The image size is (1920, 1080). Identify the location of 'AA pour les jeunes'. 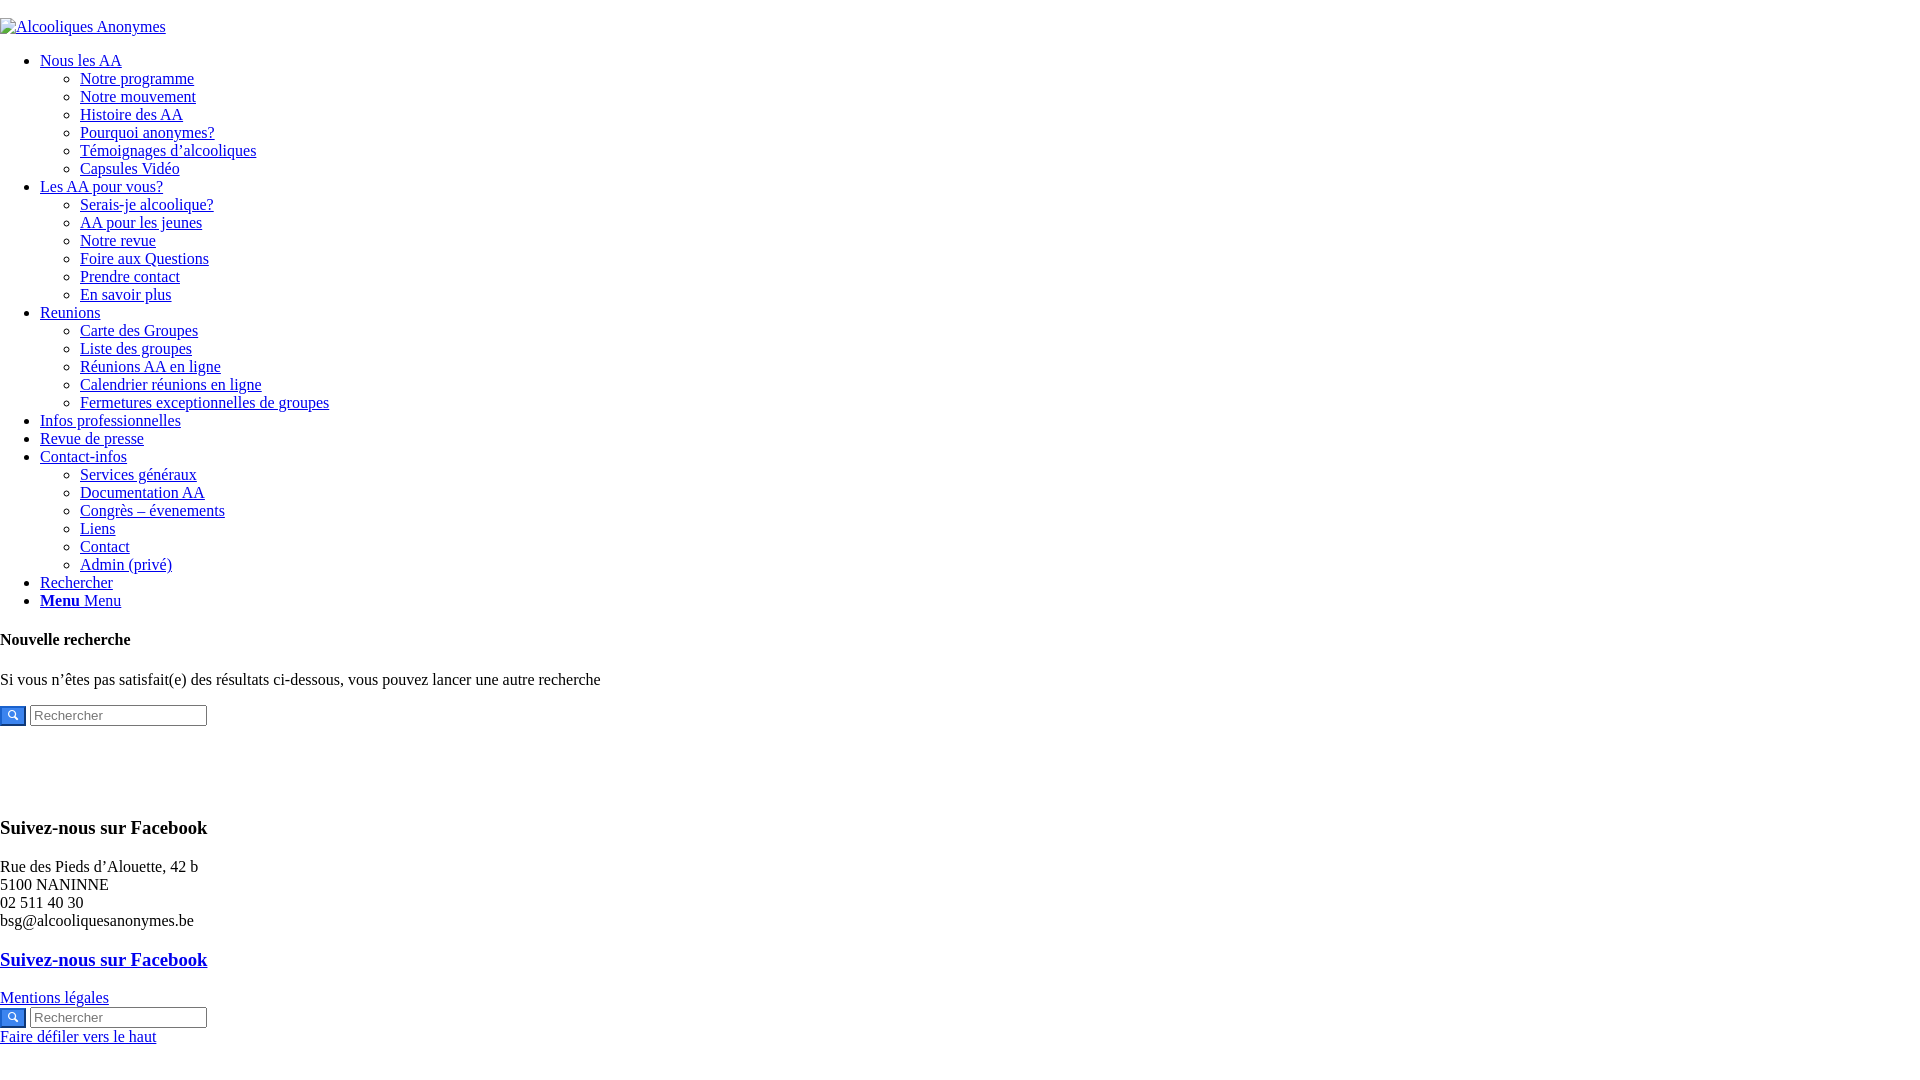
(139, 222).